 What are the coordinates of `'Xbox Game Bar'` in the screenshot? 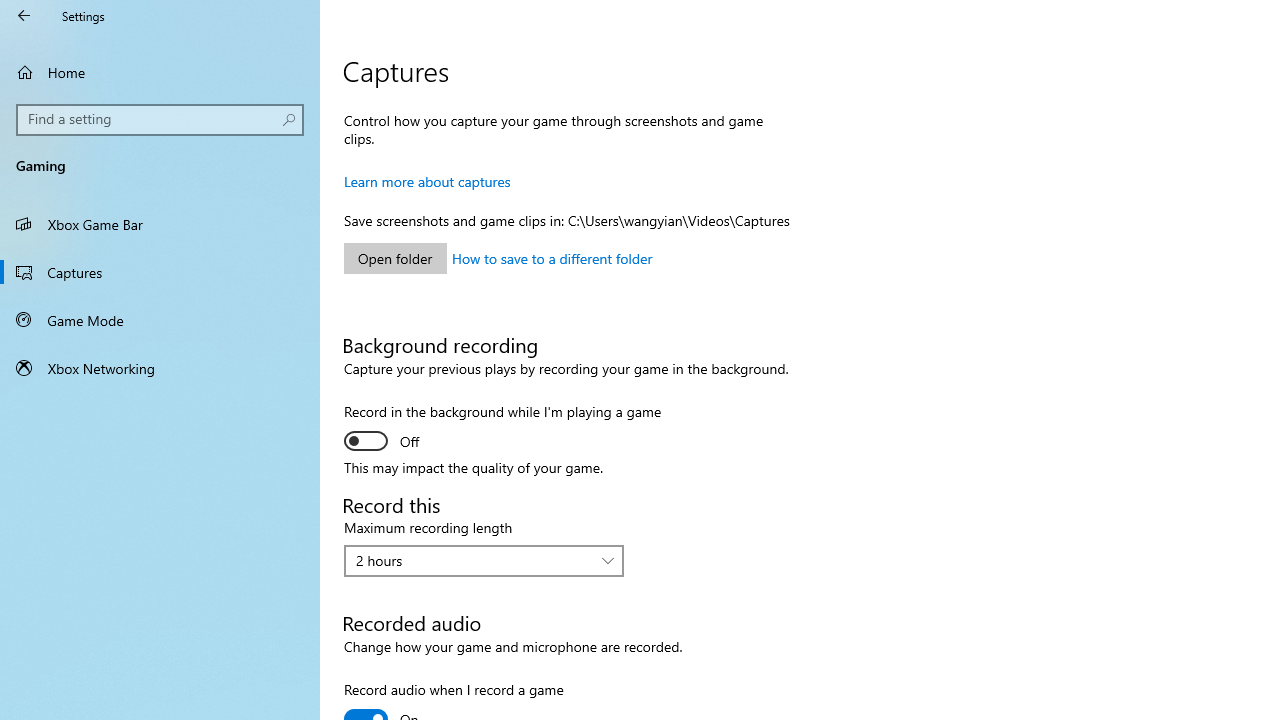 It's located at (160, 223).